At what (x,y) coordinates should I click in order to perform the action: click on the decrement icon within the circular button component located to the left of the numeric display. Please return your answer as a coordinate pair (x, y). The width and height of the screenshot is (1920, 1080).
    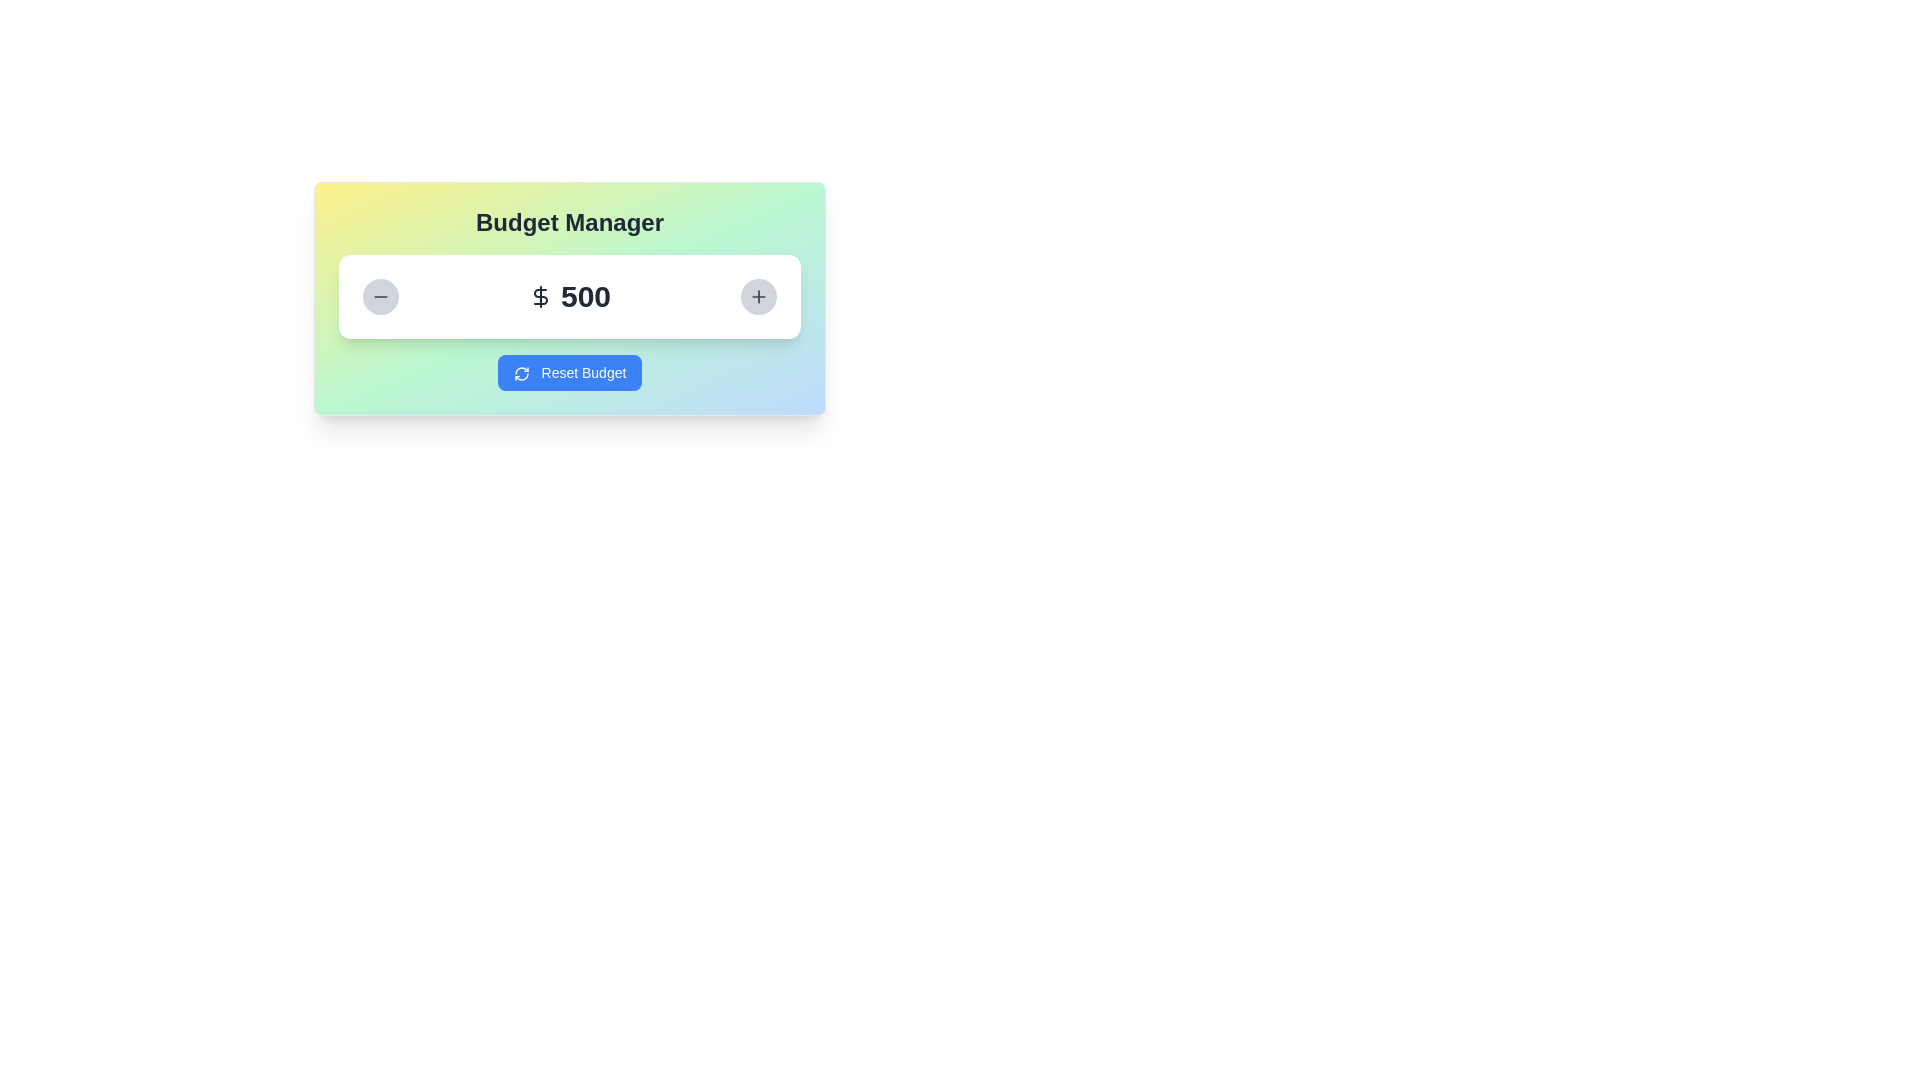
    Looking at the image, I should click on (380, 297).